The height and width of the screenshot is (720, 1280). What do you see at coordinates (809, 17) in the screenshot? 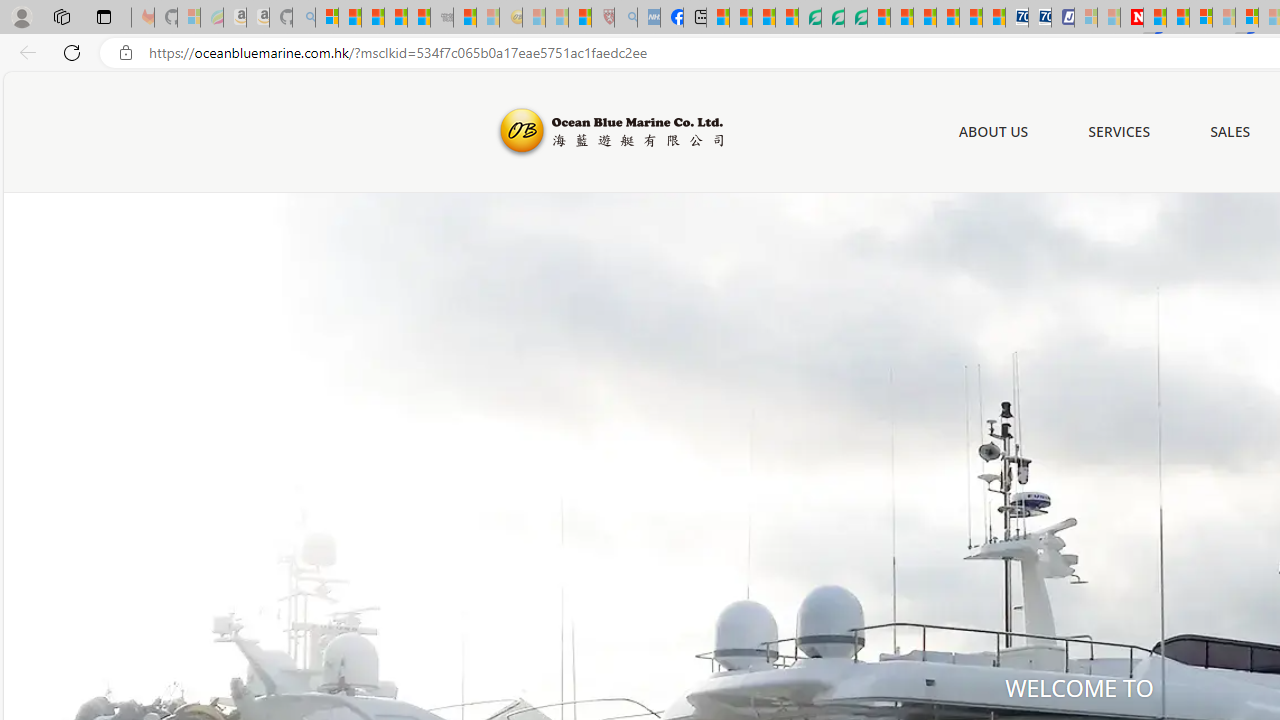
I see `'LendingTree - Compare Lenders'` at bounding box center [809, 17].